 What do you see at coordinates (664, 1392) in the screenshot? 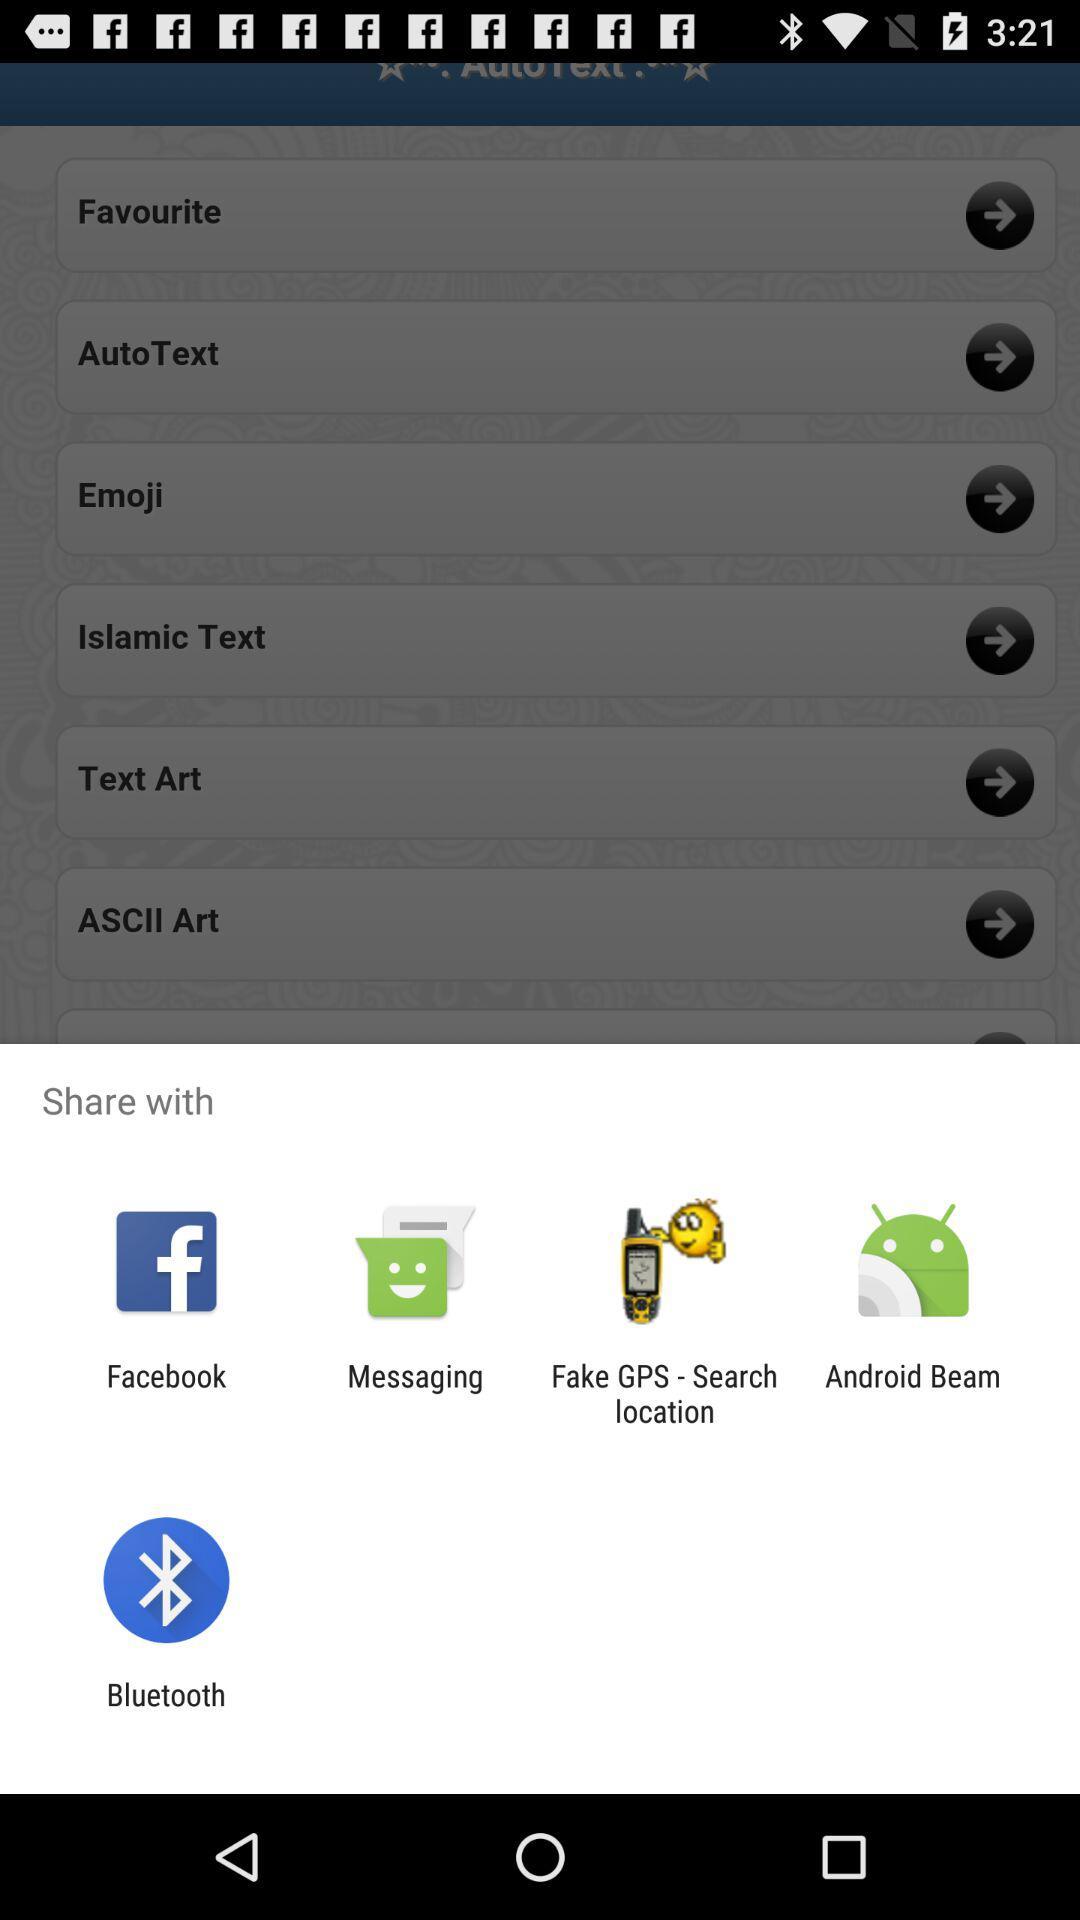
I see `fake gps search icon` at bounding box center [664, 1392].